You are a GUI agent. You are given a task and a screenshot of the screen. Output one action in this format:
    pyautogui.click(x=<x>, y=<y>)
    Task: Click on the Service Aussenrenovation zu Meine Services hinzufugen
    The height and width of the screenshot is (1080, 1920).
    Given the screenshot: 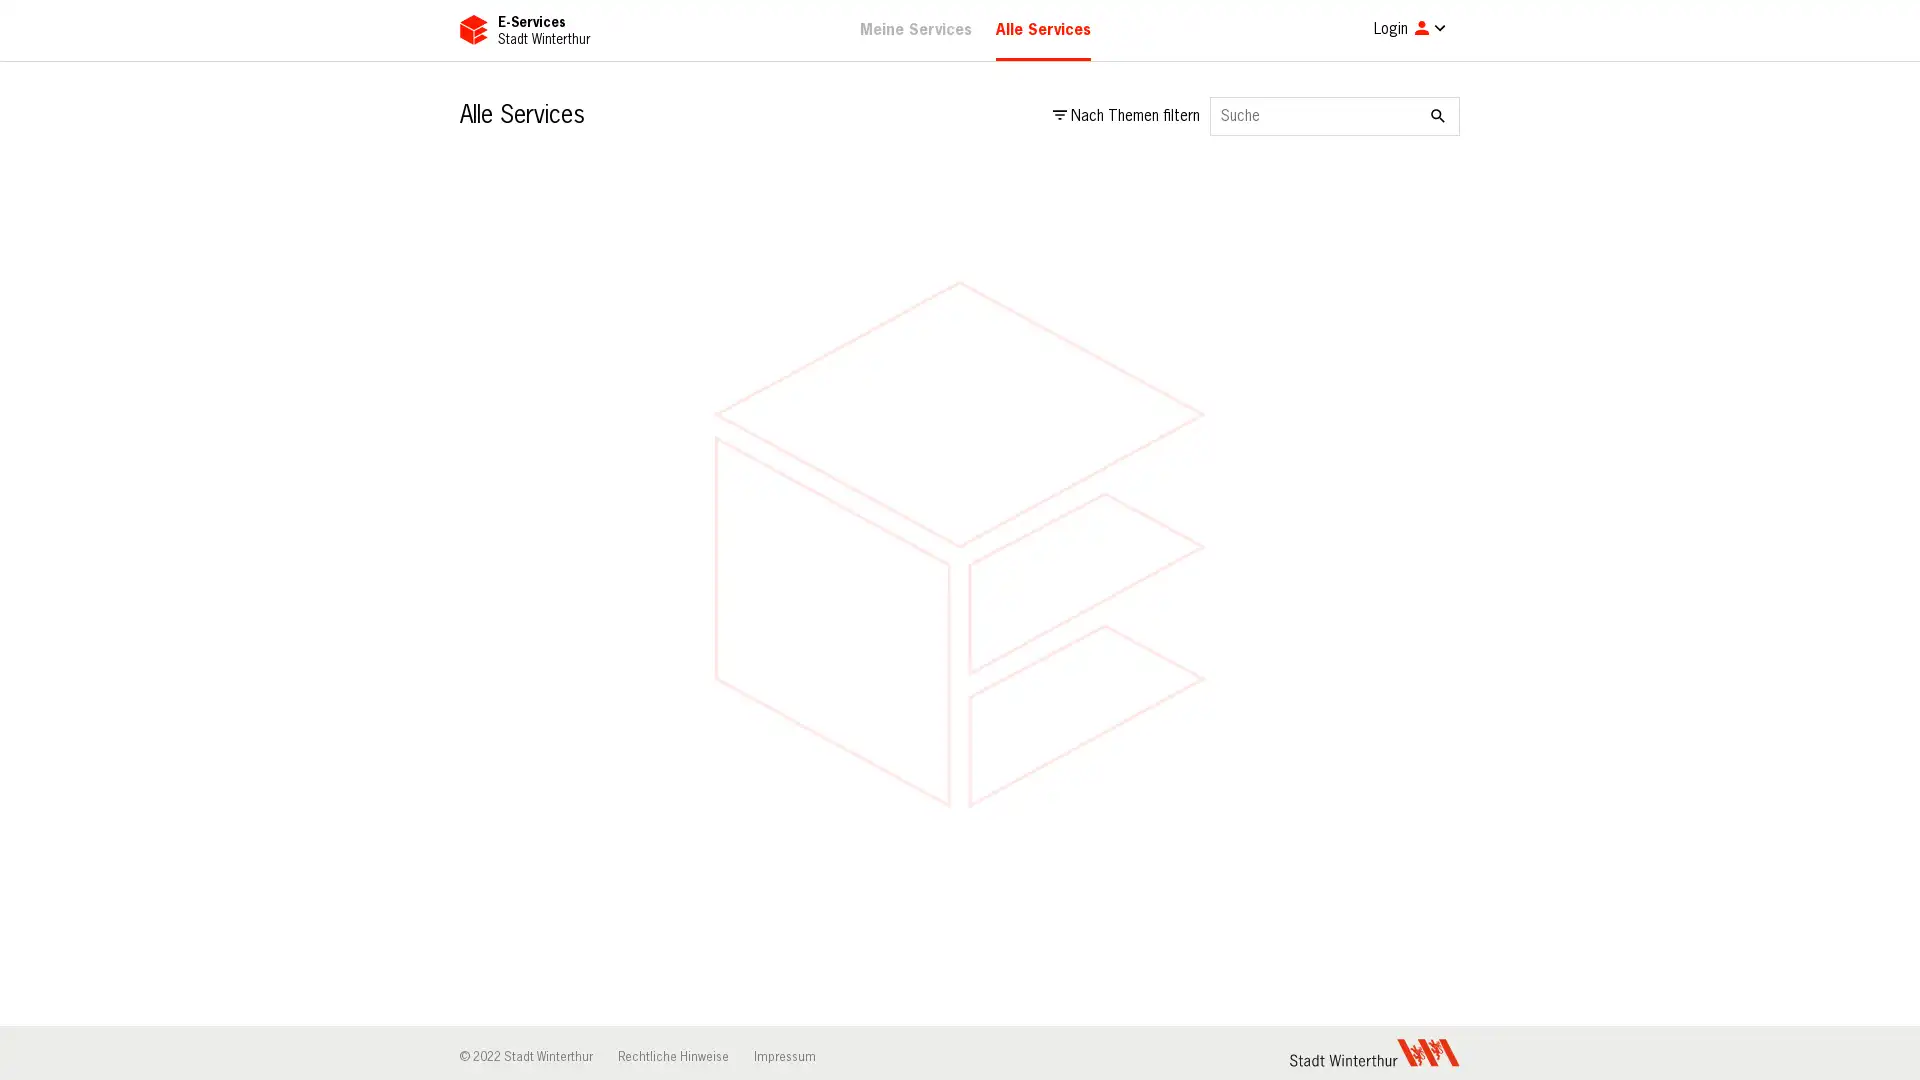 What is the action you would take?
    pyautogui.click(x=1429, y=626)
    